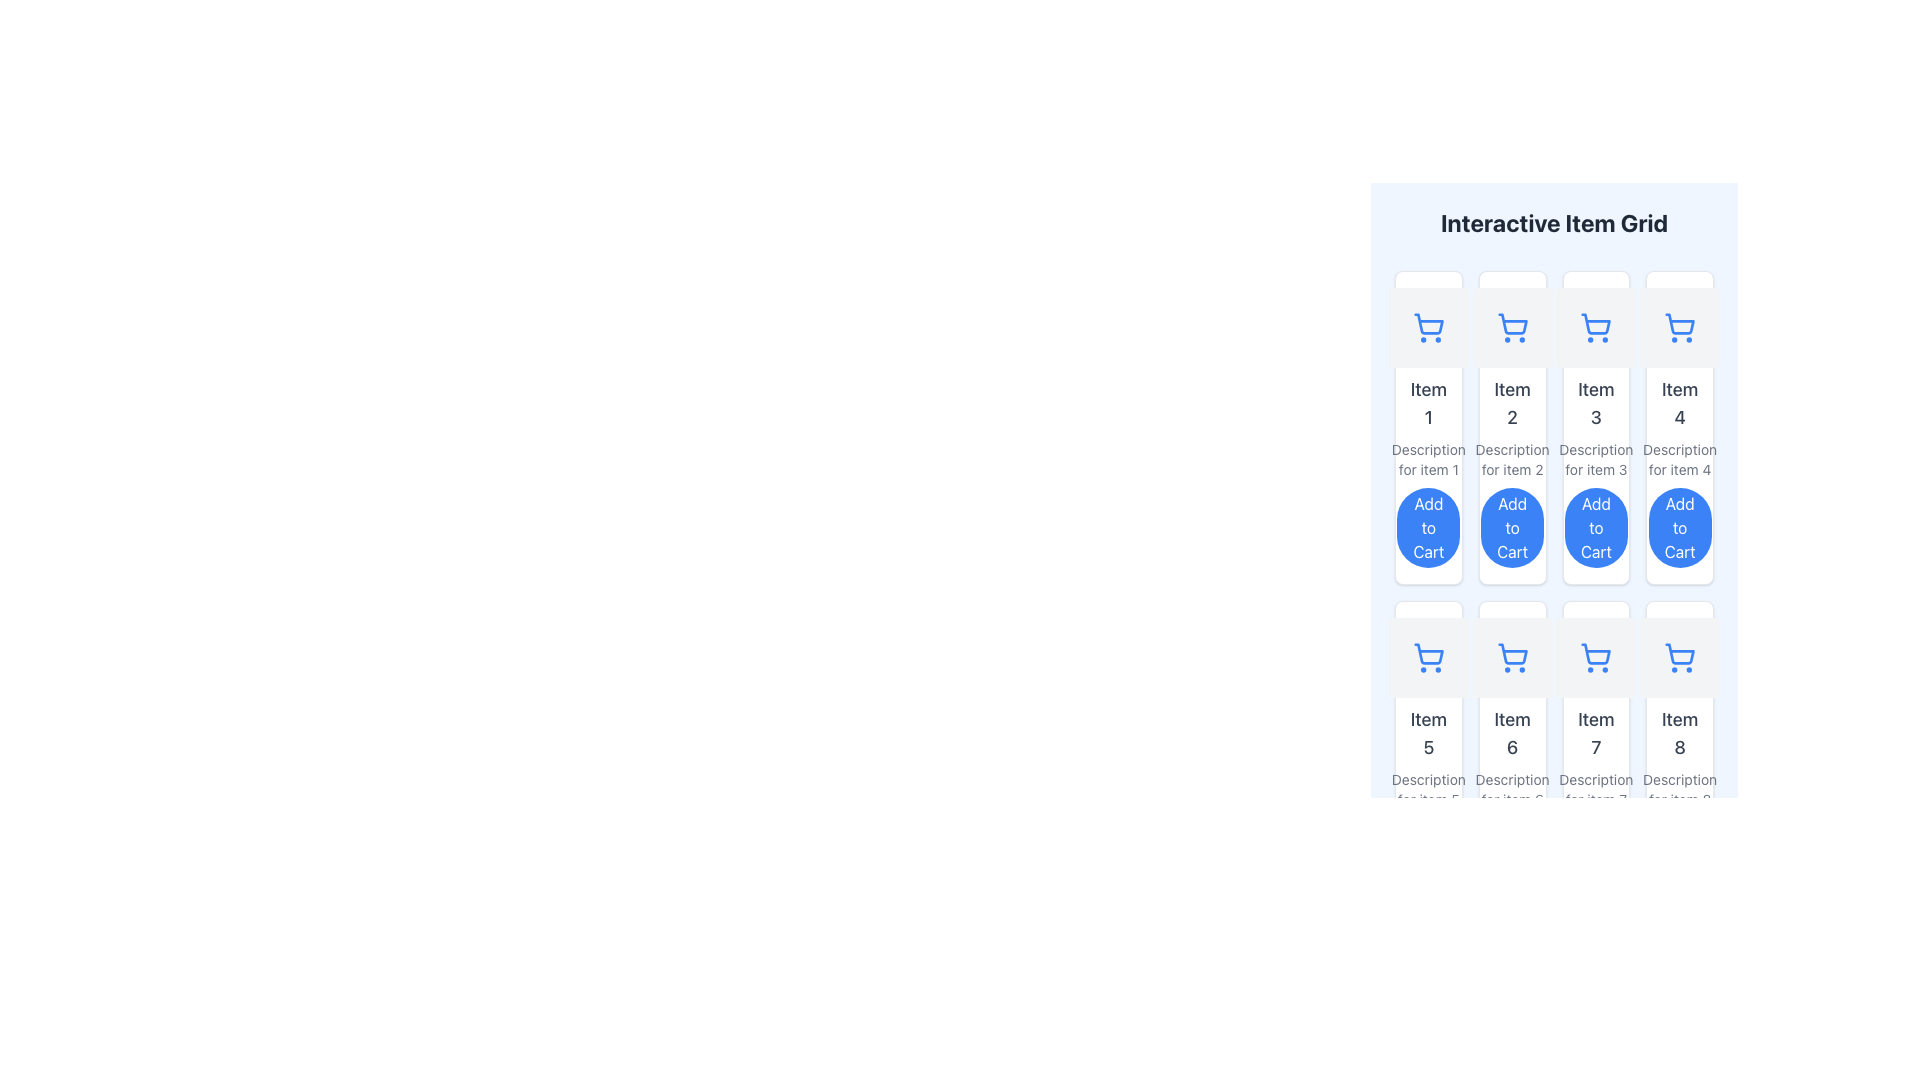  What do you see at coordinates (1680, 427) in the screenshot?
I see `the 'Add to Cart' button at the bottom of the Product Card labeled 'Item 4'` at bounding box center [1680, 427].